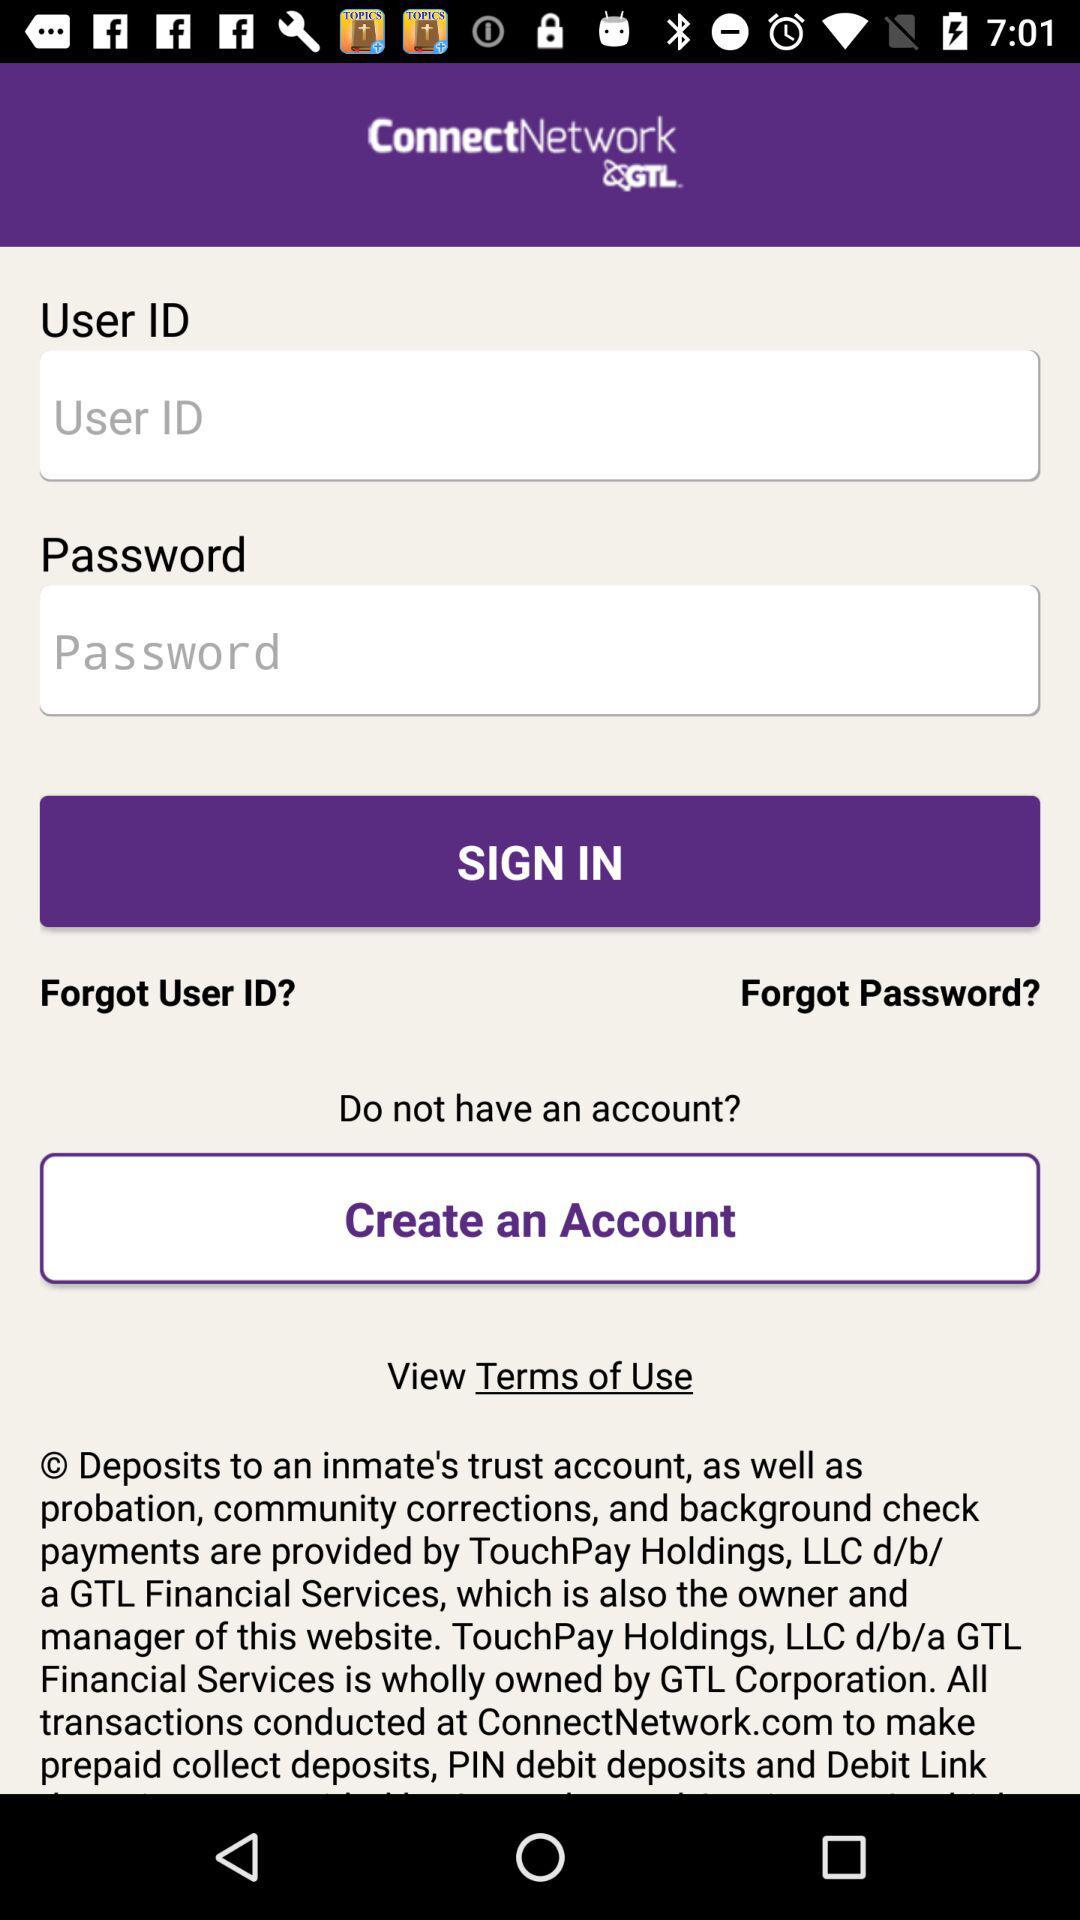 The image size is (1080, 1920). Describe the element at coordinates (540, 414) in the screenshot. I see `your user id` at that location.